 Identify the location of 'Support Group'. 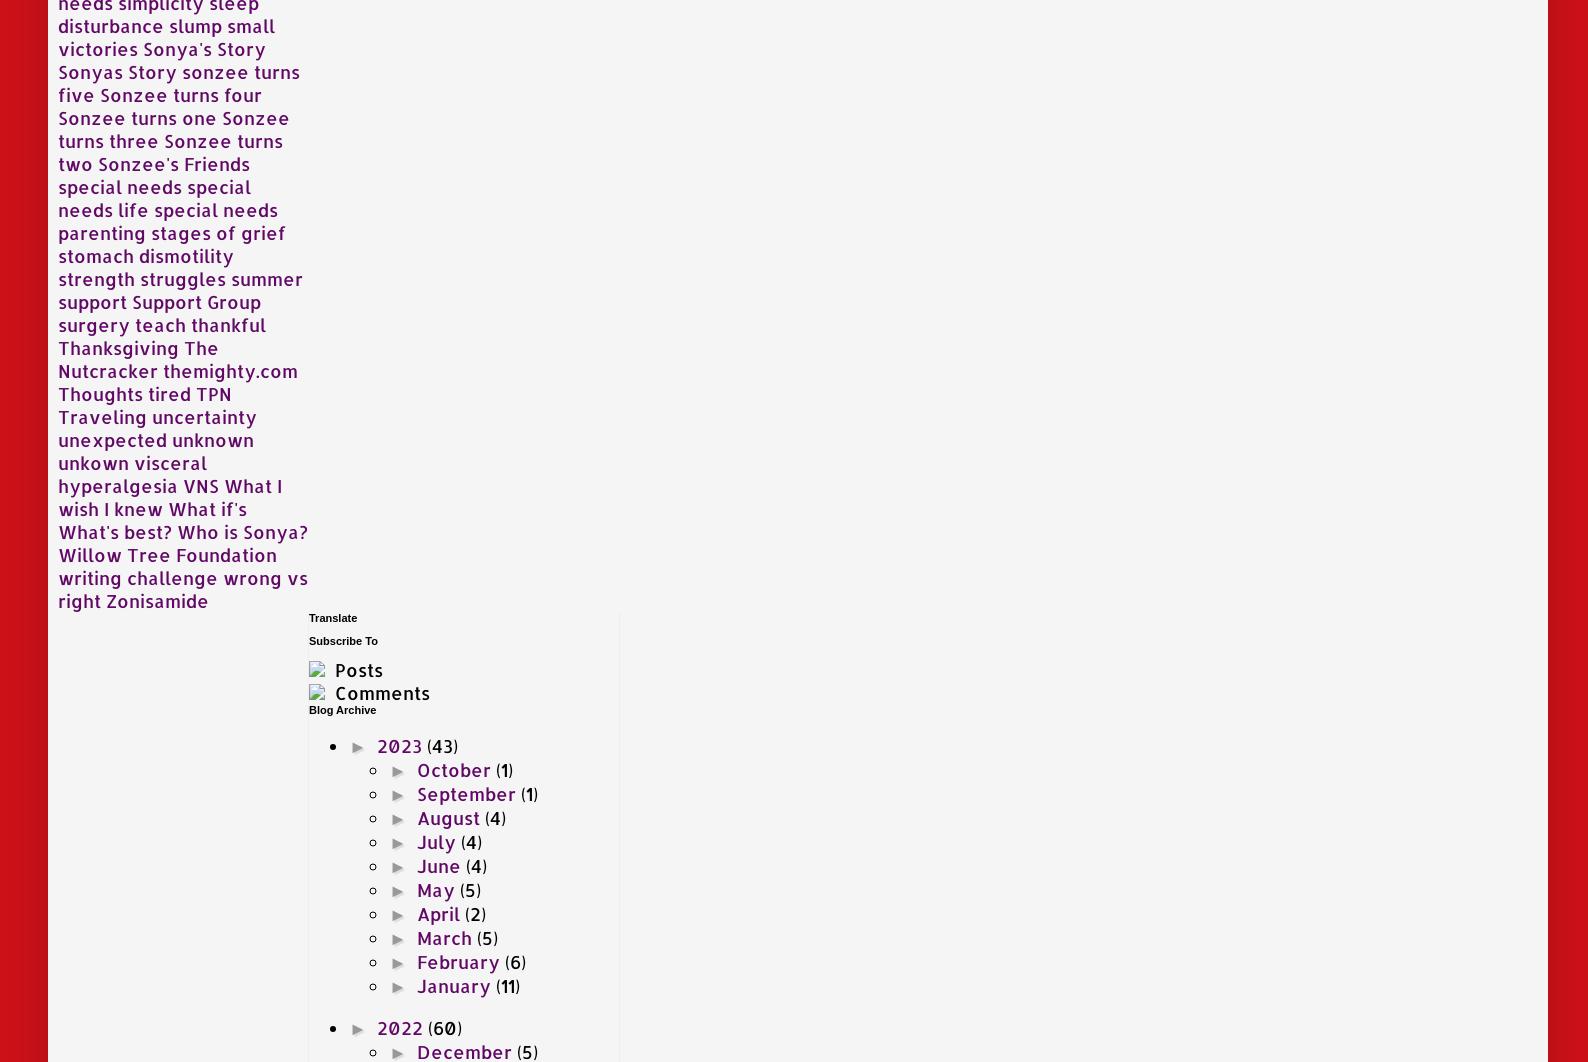
(195, 299).